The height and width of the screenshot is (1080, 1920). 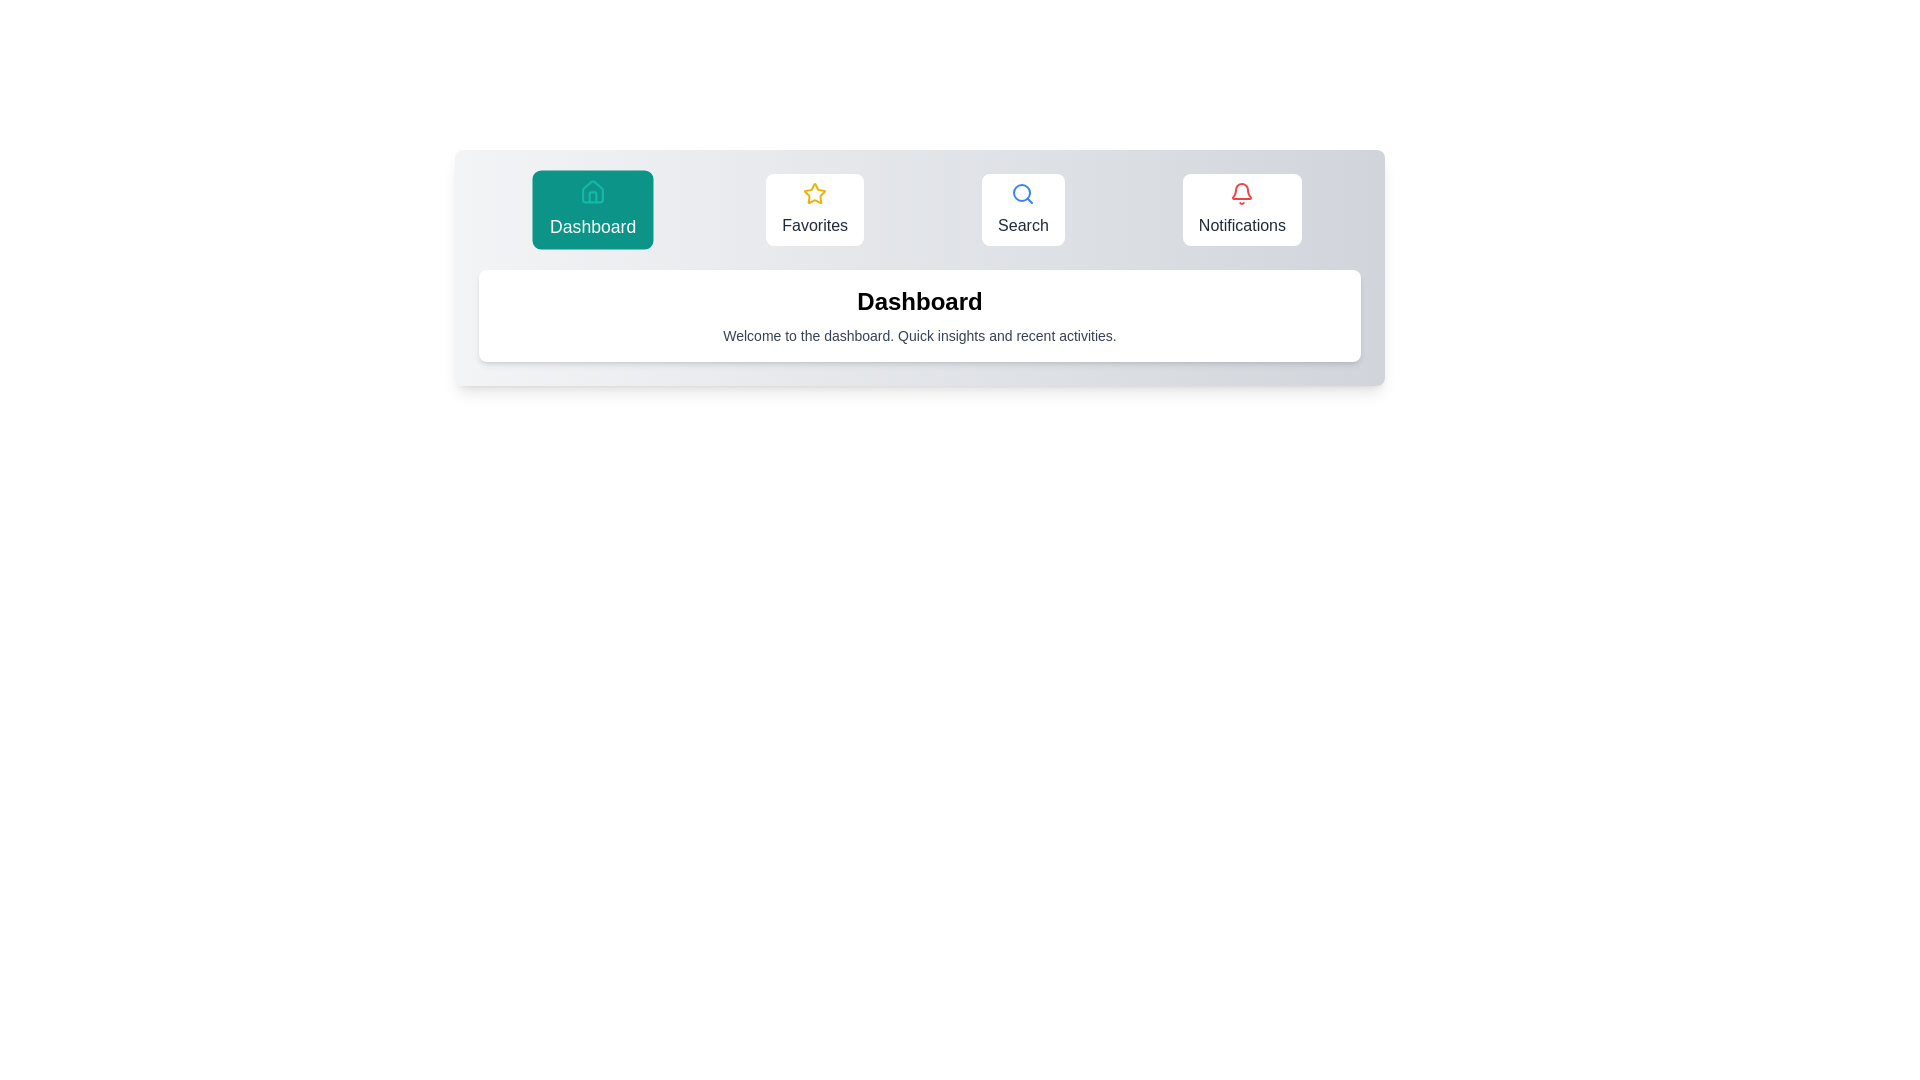 I want to click on the tab labeled Dashboard to observe its specific styling changes, so click(x=592, y=209).